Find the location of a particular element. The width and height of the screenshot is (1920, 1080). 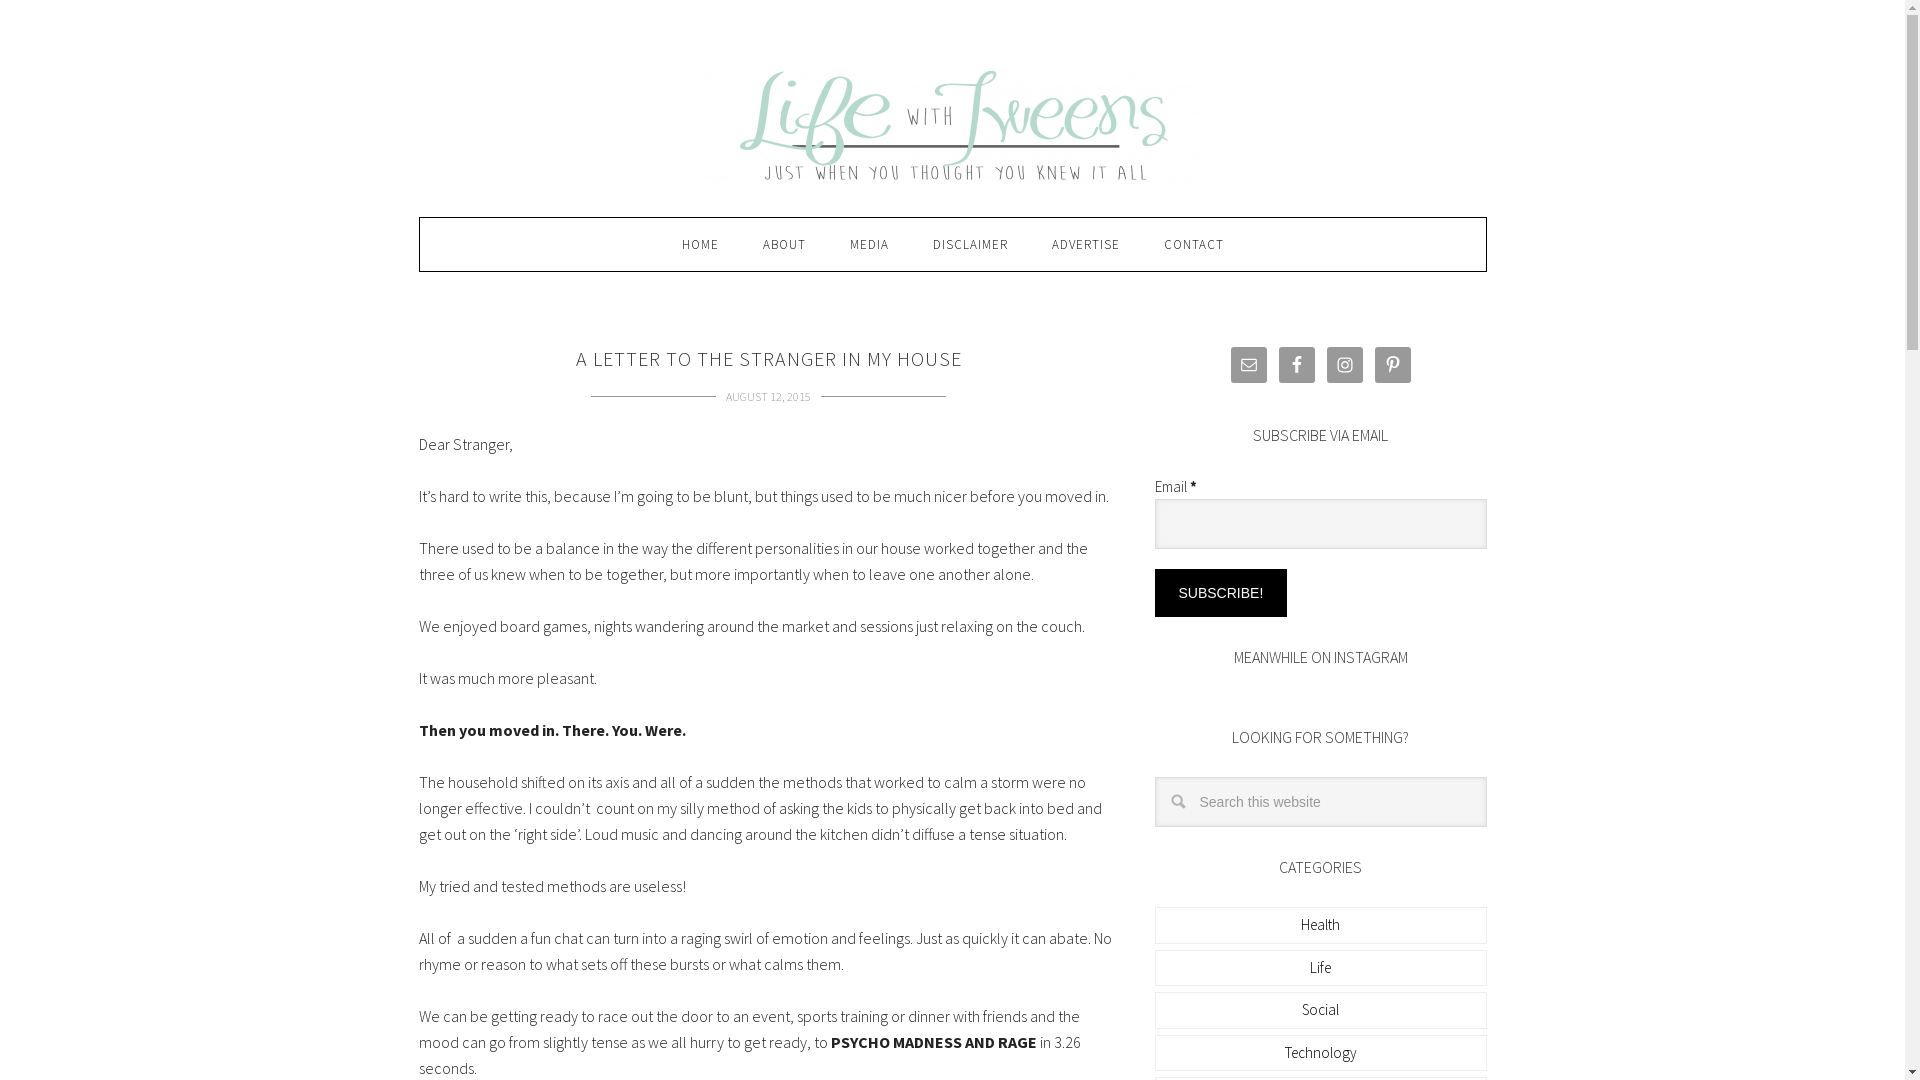

'Email' is located at coordinates (1153, 523).